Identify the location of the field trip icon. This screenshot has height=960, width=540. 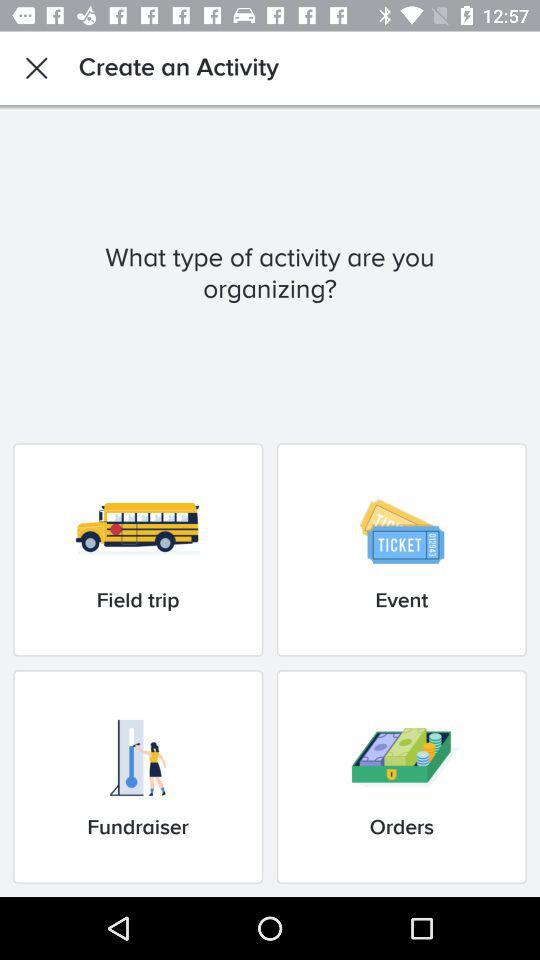
(137, 549).